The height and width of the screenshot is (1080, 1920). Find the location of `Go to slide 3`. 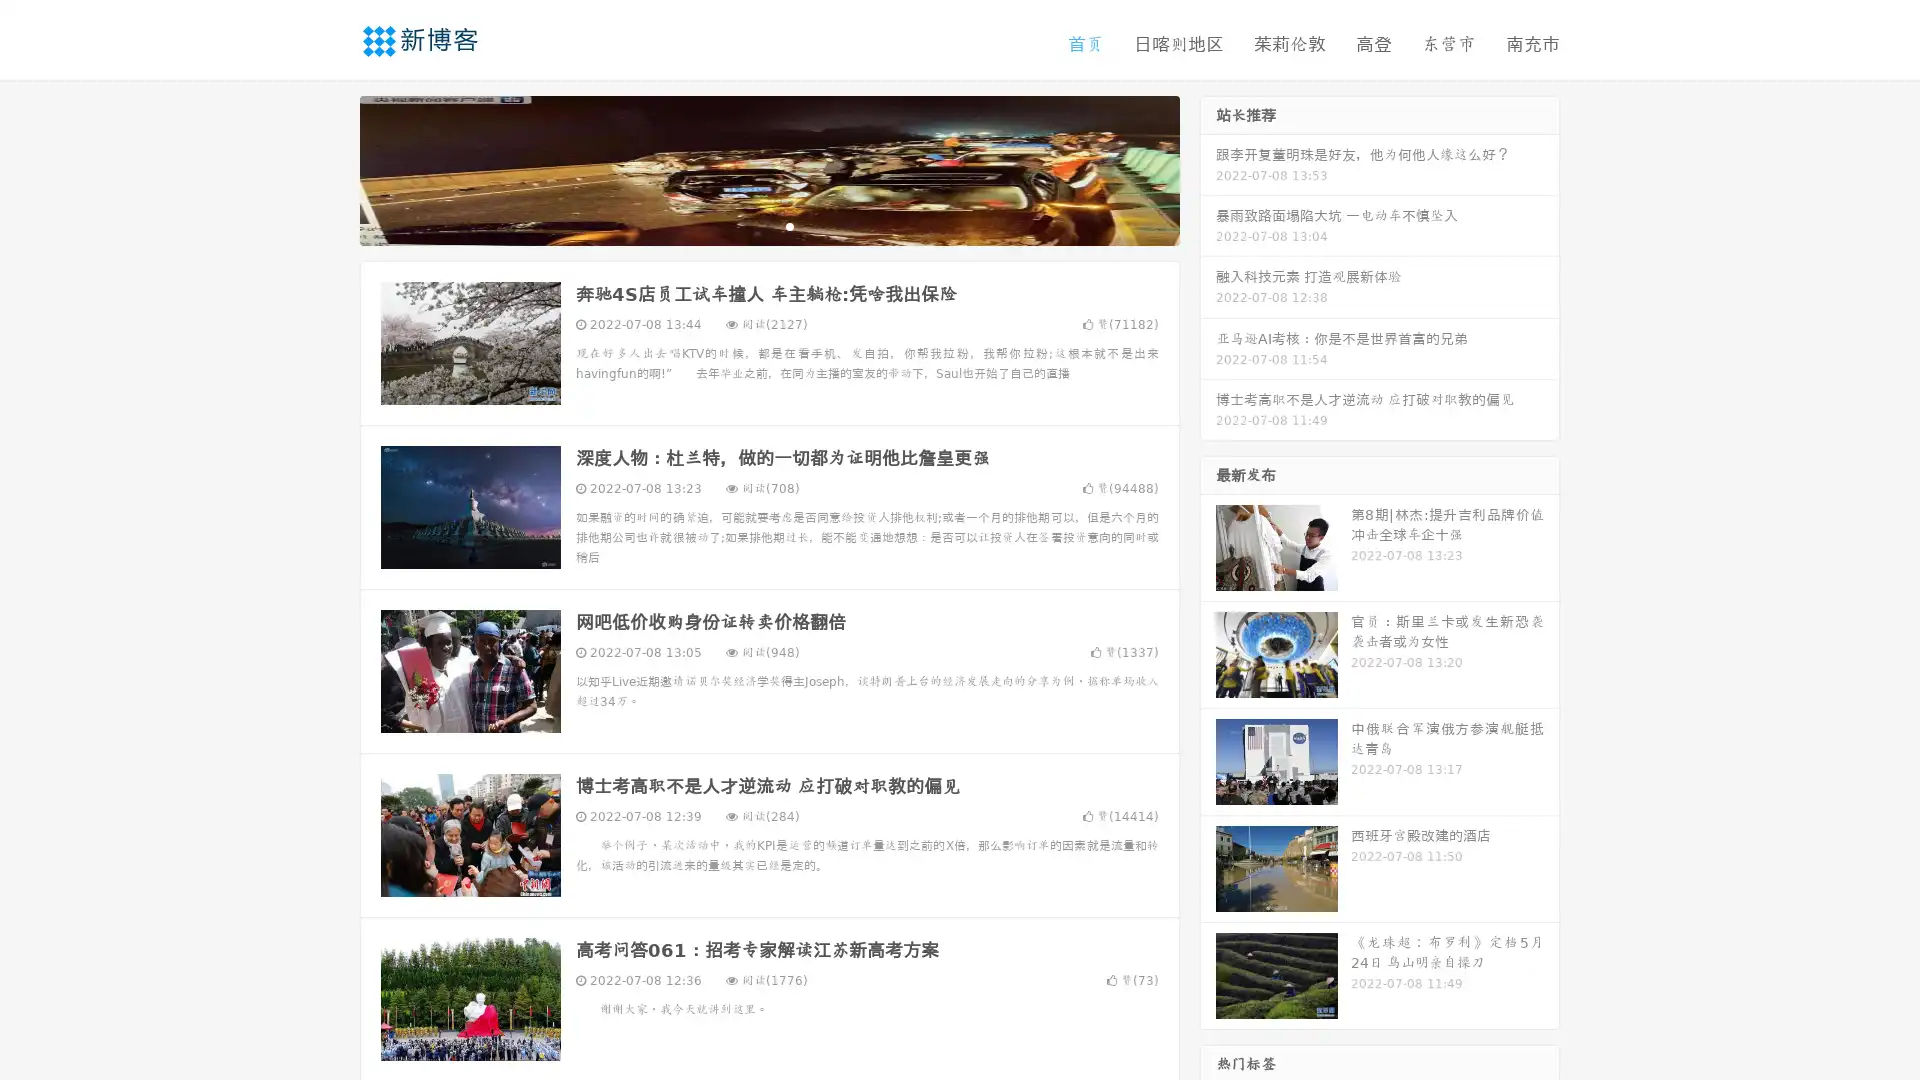

Go to slide 3 is located at coordinates (789, 225).